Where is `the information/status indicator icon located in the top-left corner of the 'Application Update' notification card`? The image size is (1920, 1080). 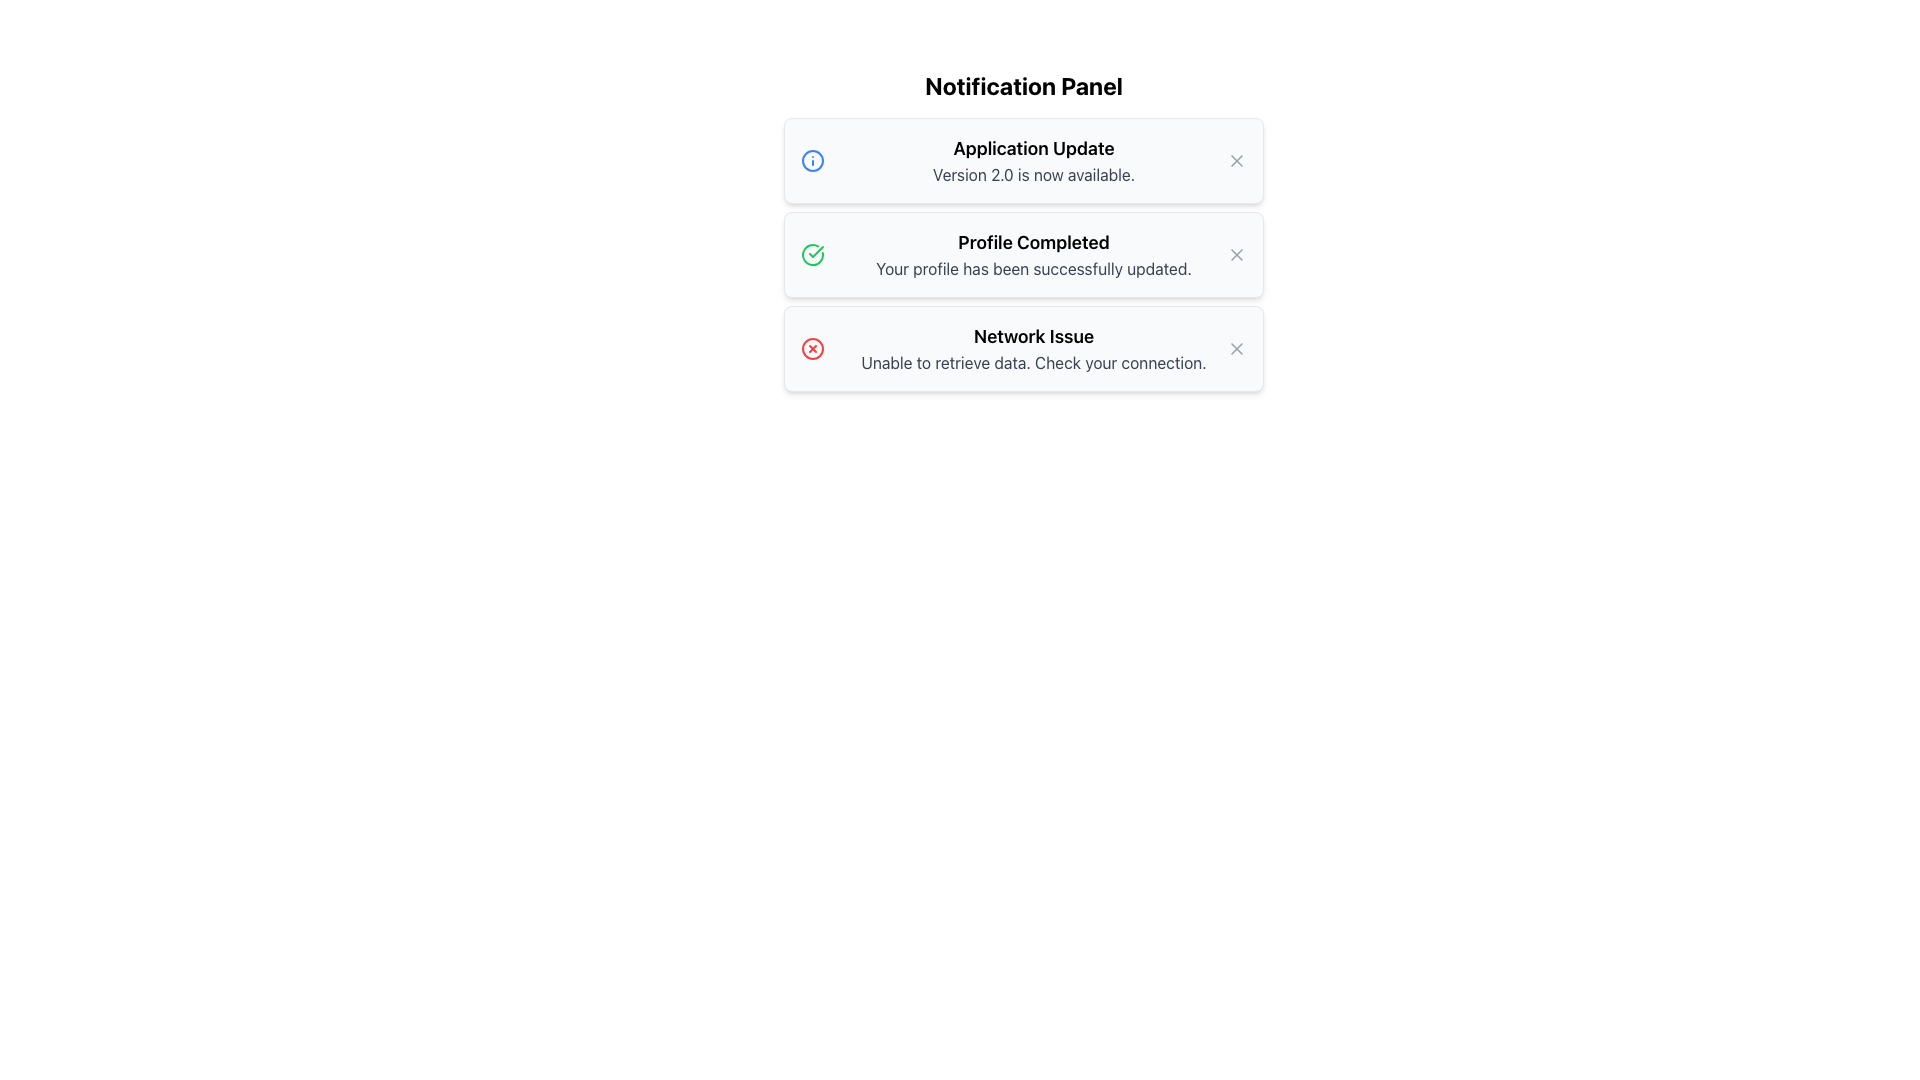
the information/status indicator icon located in the top-left corner of the 'Application Update' notification card is located at coordinates (812, 160).